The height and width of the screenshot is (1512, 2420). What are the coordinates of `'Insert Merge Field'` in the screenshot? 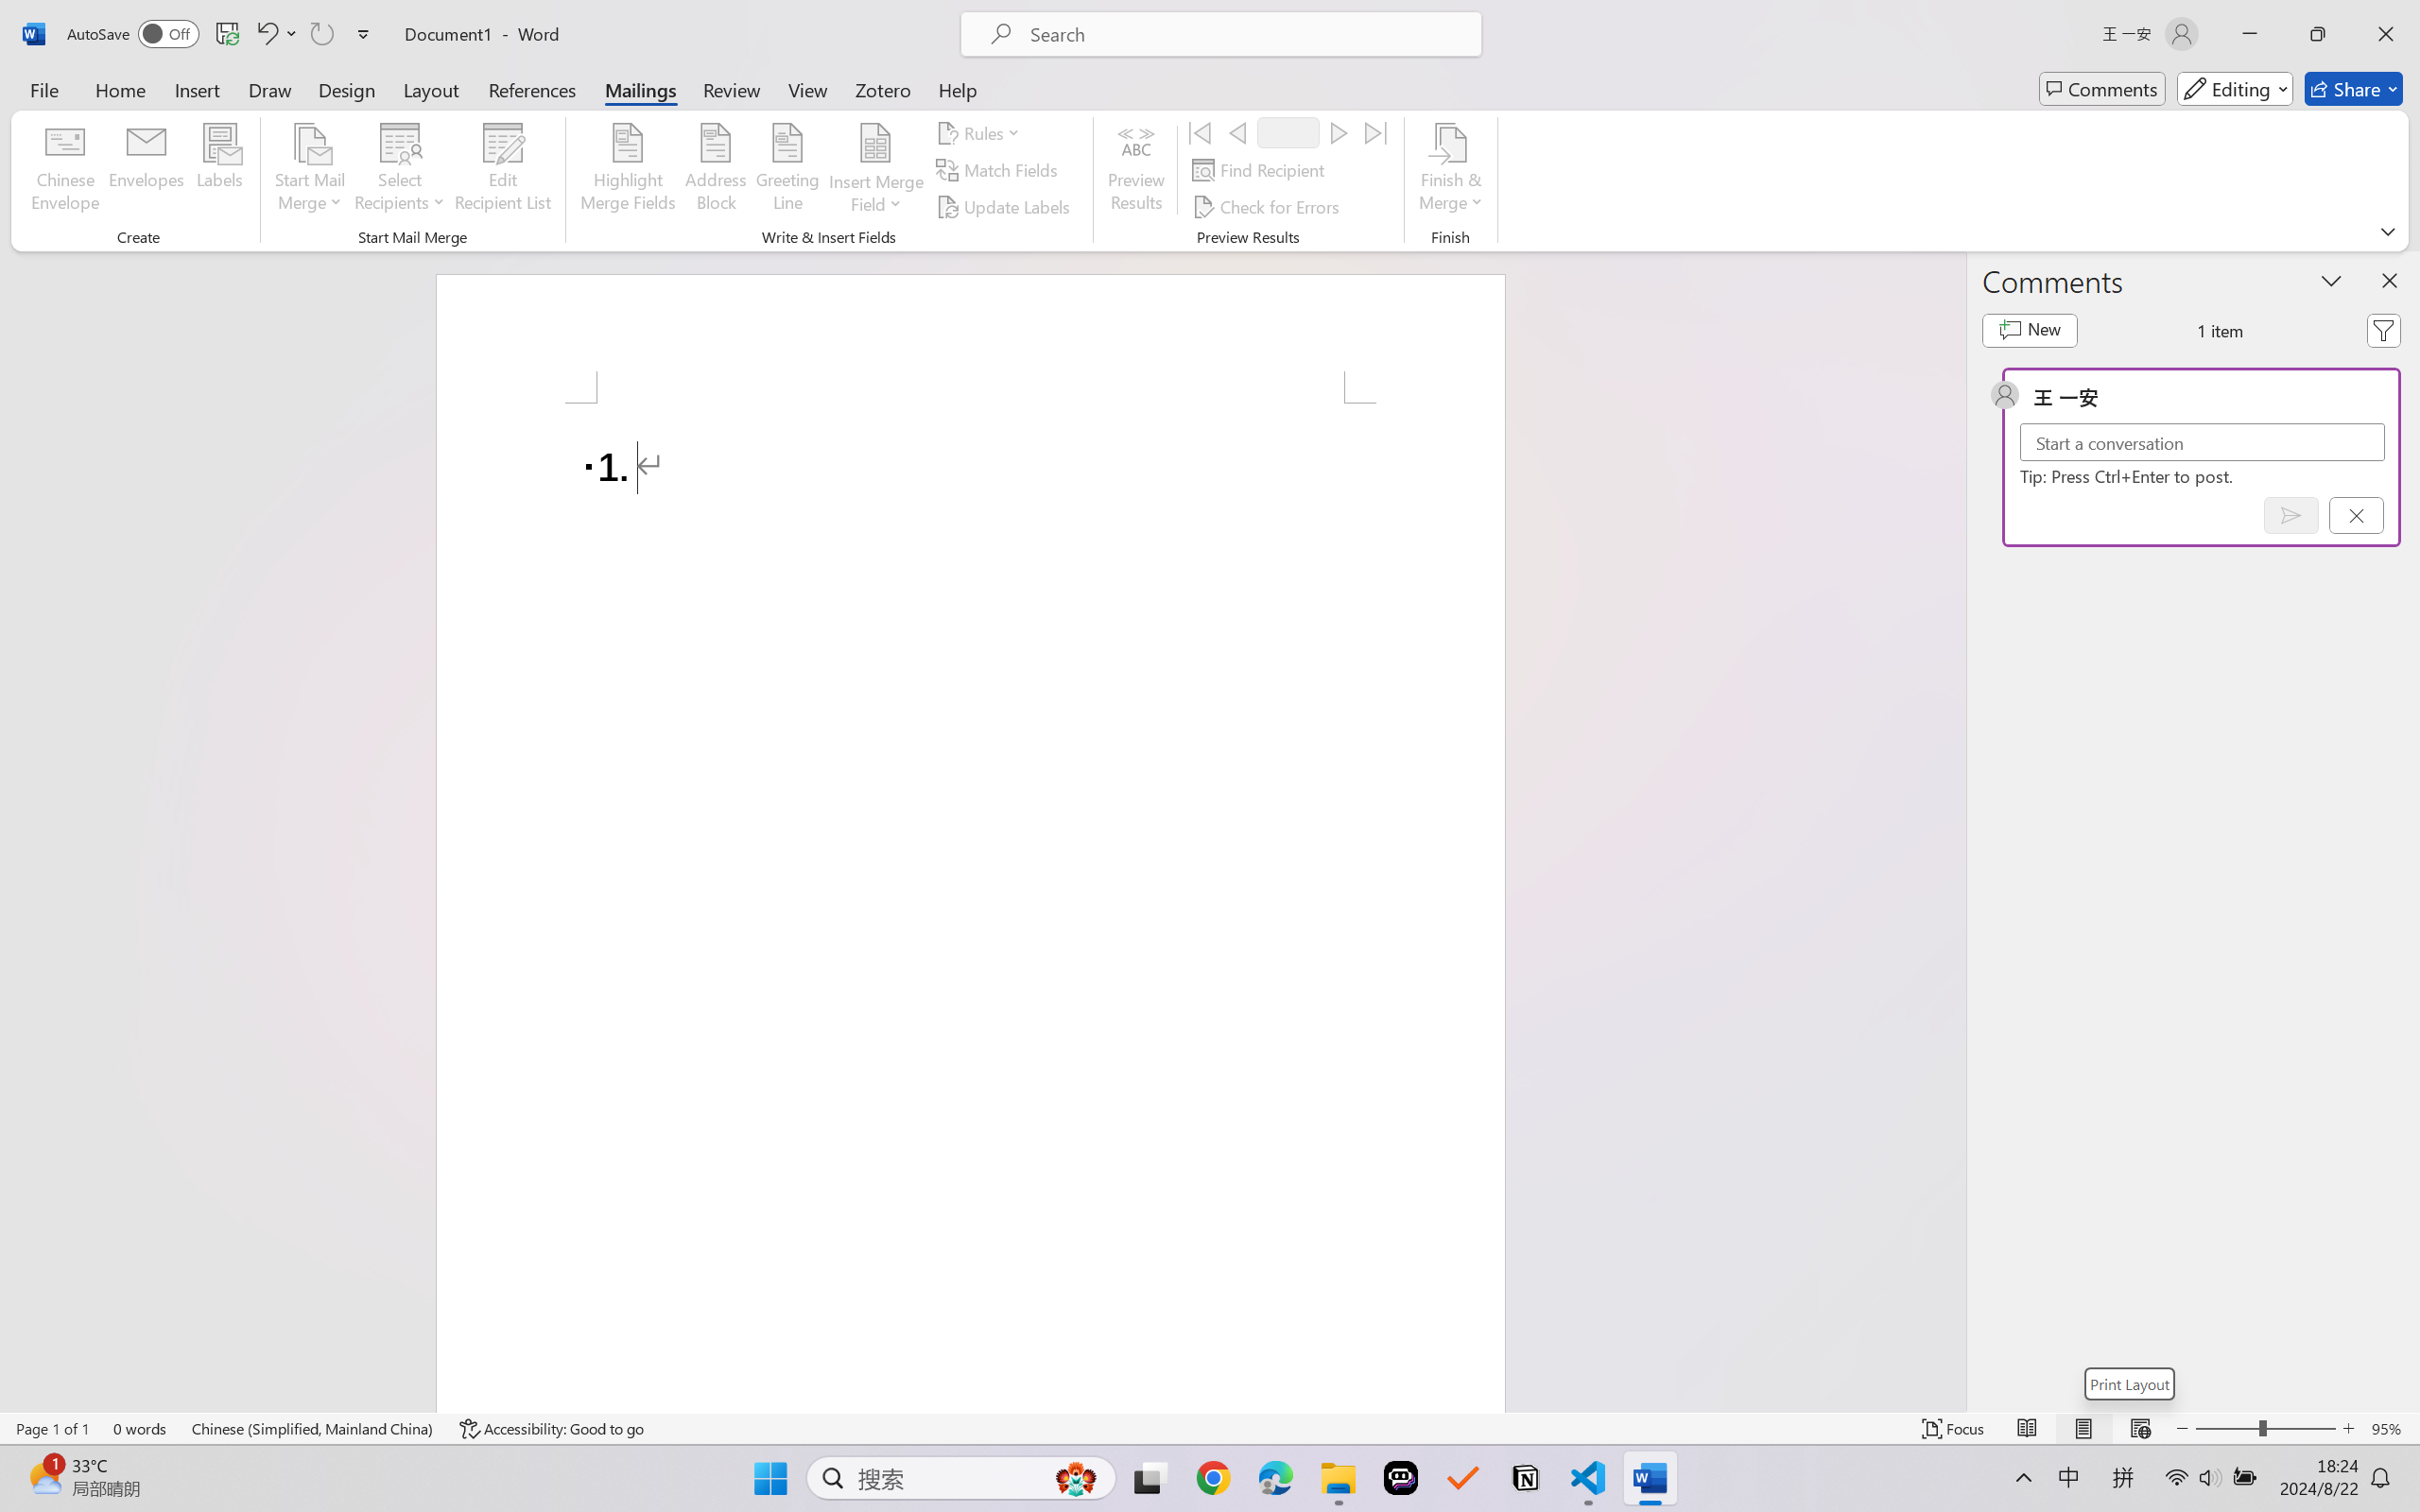 It's located at (875, 143).